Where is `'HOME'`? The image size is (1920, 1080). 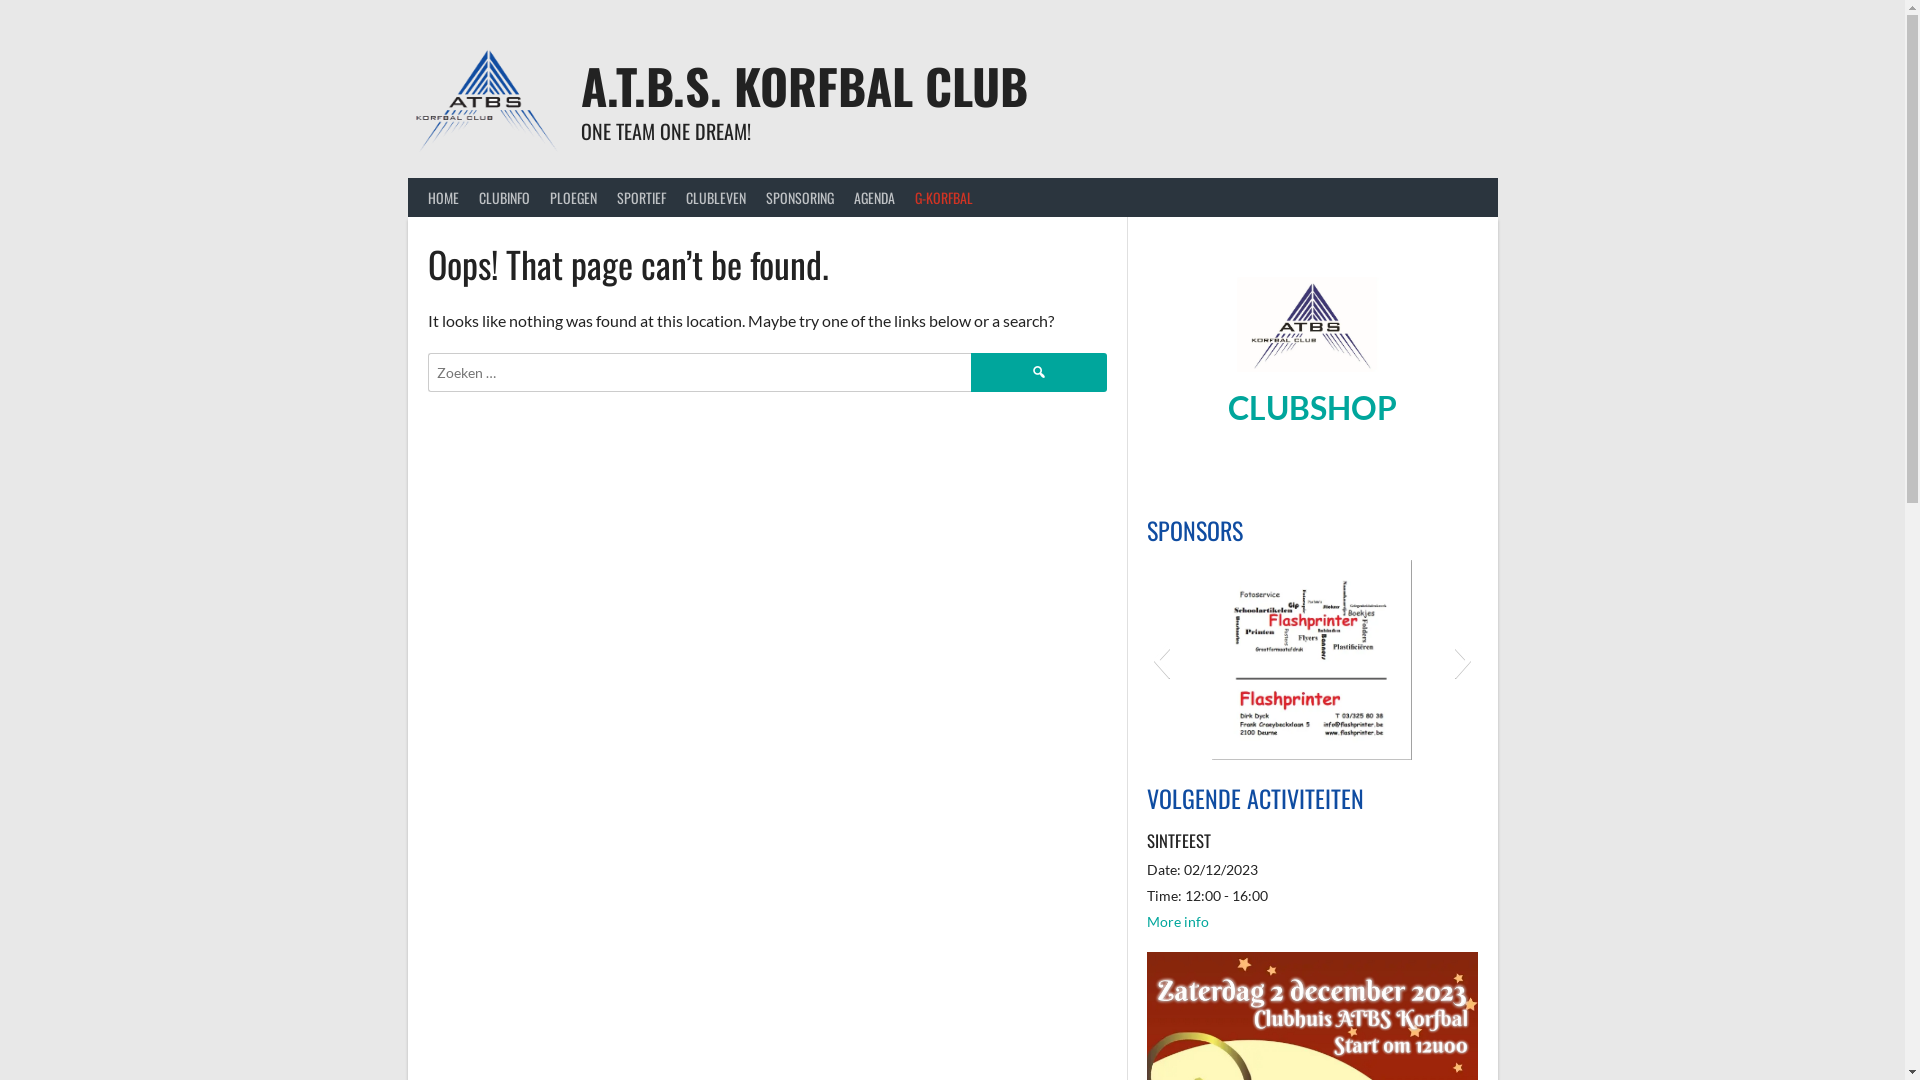 'HOME' is located at coordinates (442, 197).